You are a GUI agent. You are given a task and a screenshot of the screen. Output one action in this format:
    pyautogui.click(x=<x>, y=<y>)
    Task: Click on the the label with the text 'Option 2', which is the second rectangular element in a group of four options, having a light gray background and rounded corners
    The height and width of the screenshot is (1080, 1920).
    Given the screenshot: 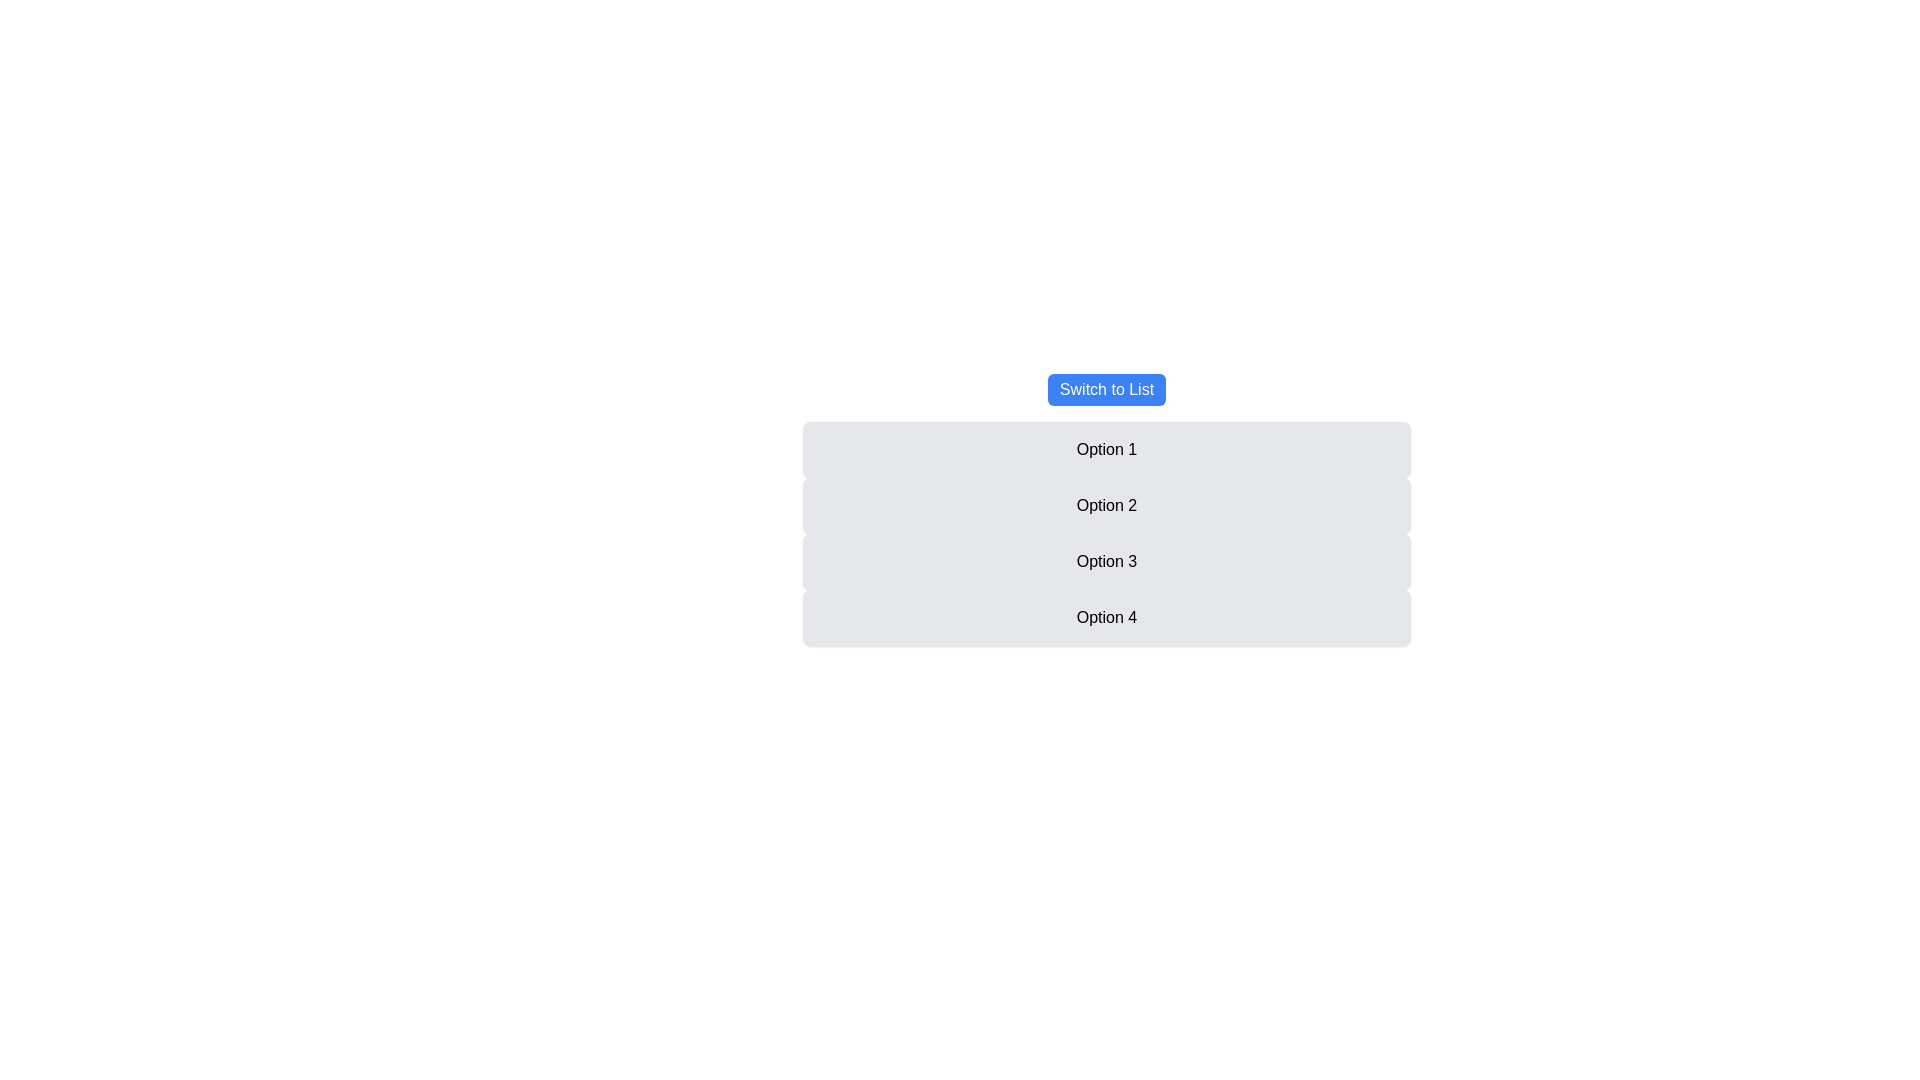 What is the action you would take?
    pyautogui.click(x=1106, y=504)
    